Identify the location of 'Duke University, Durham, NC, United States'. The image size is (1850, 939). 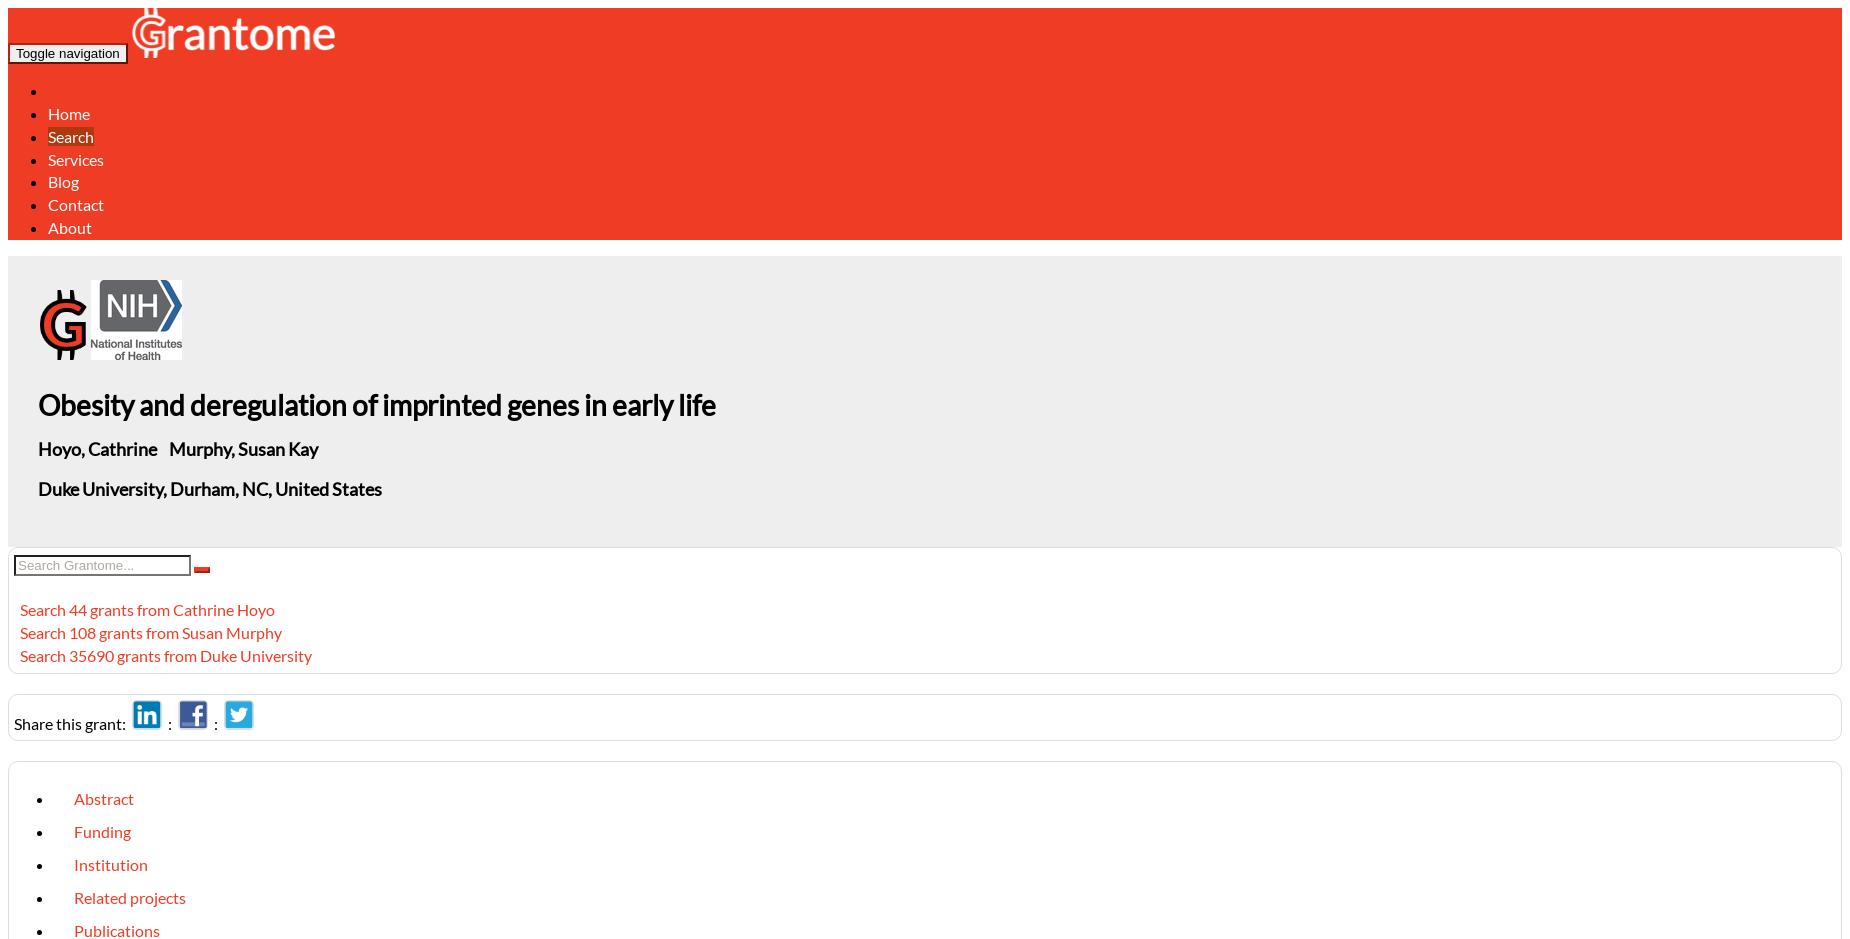
(208, 486).